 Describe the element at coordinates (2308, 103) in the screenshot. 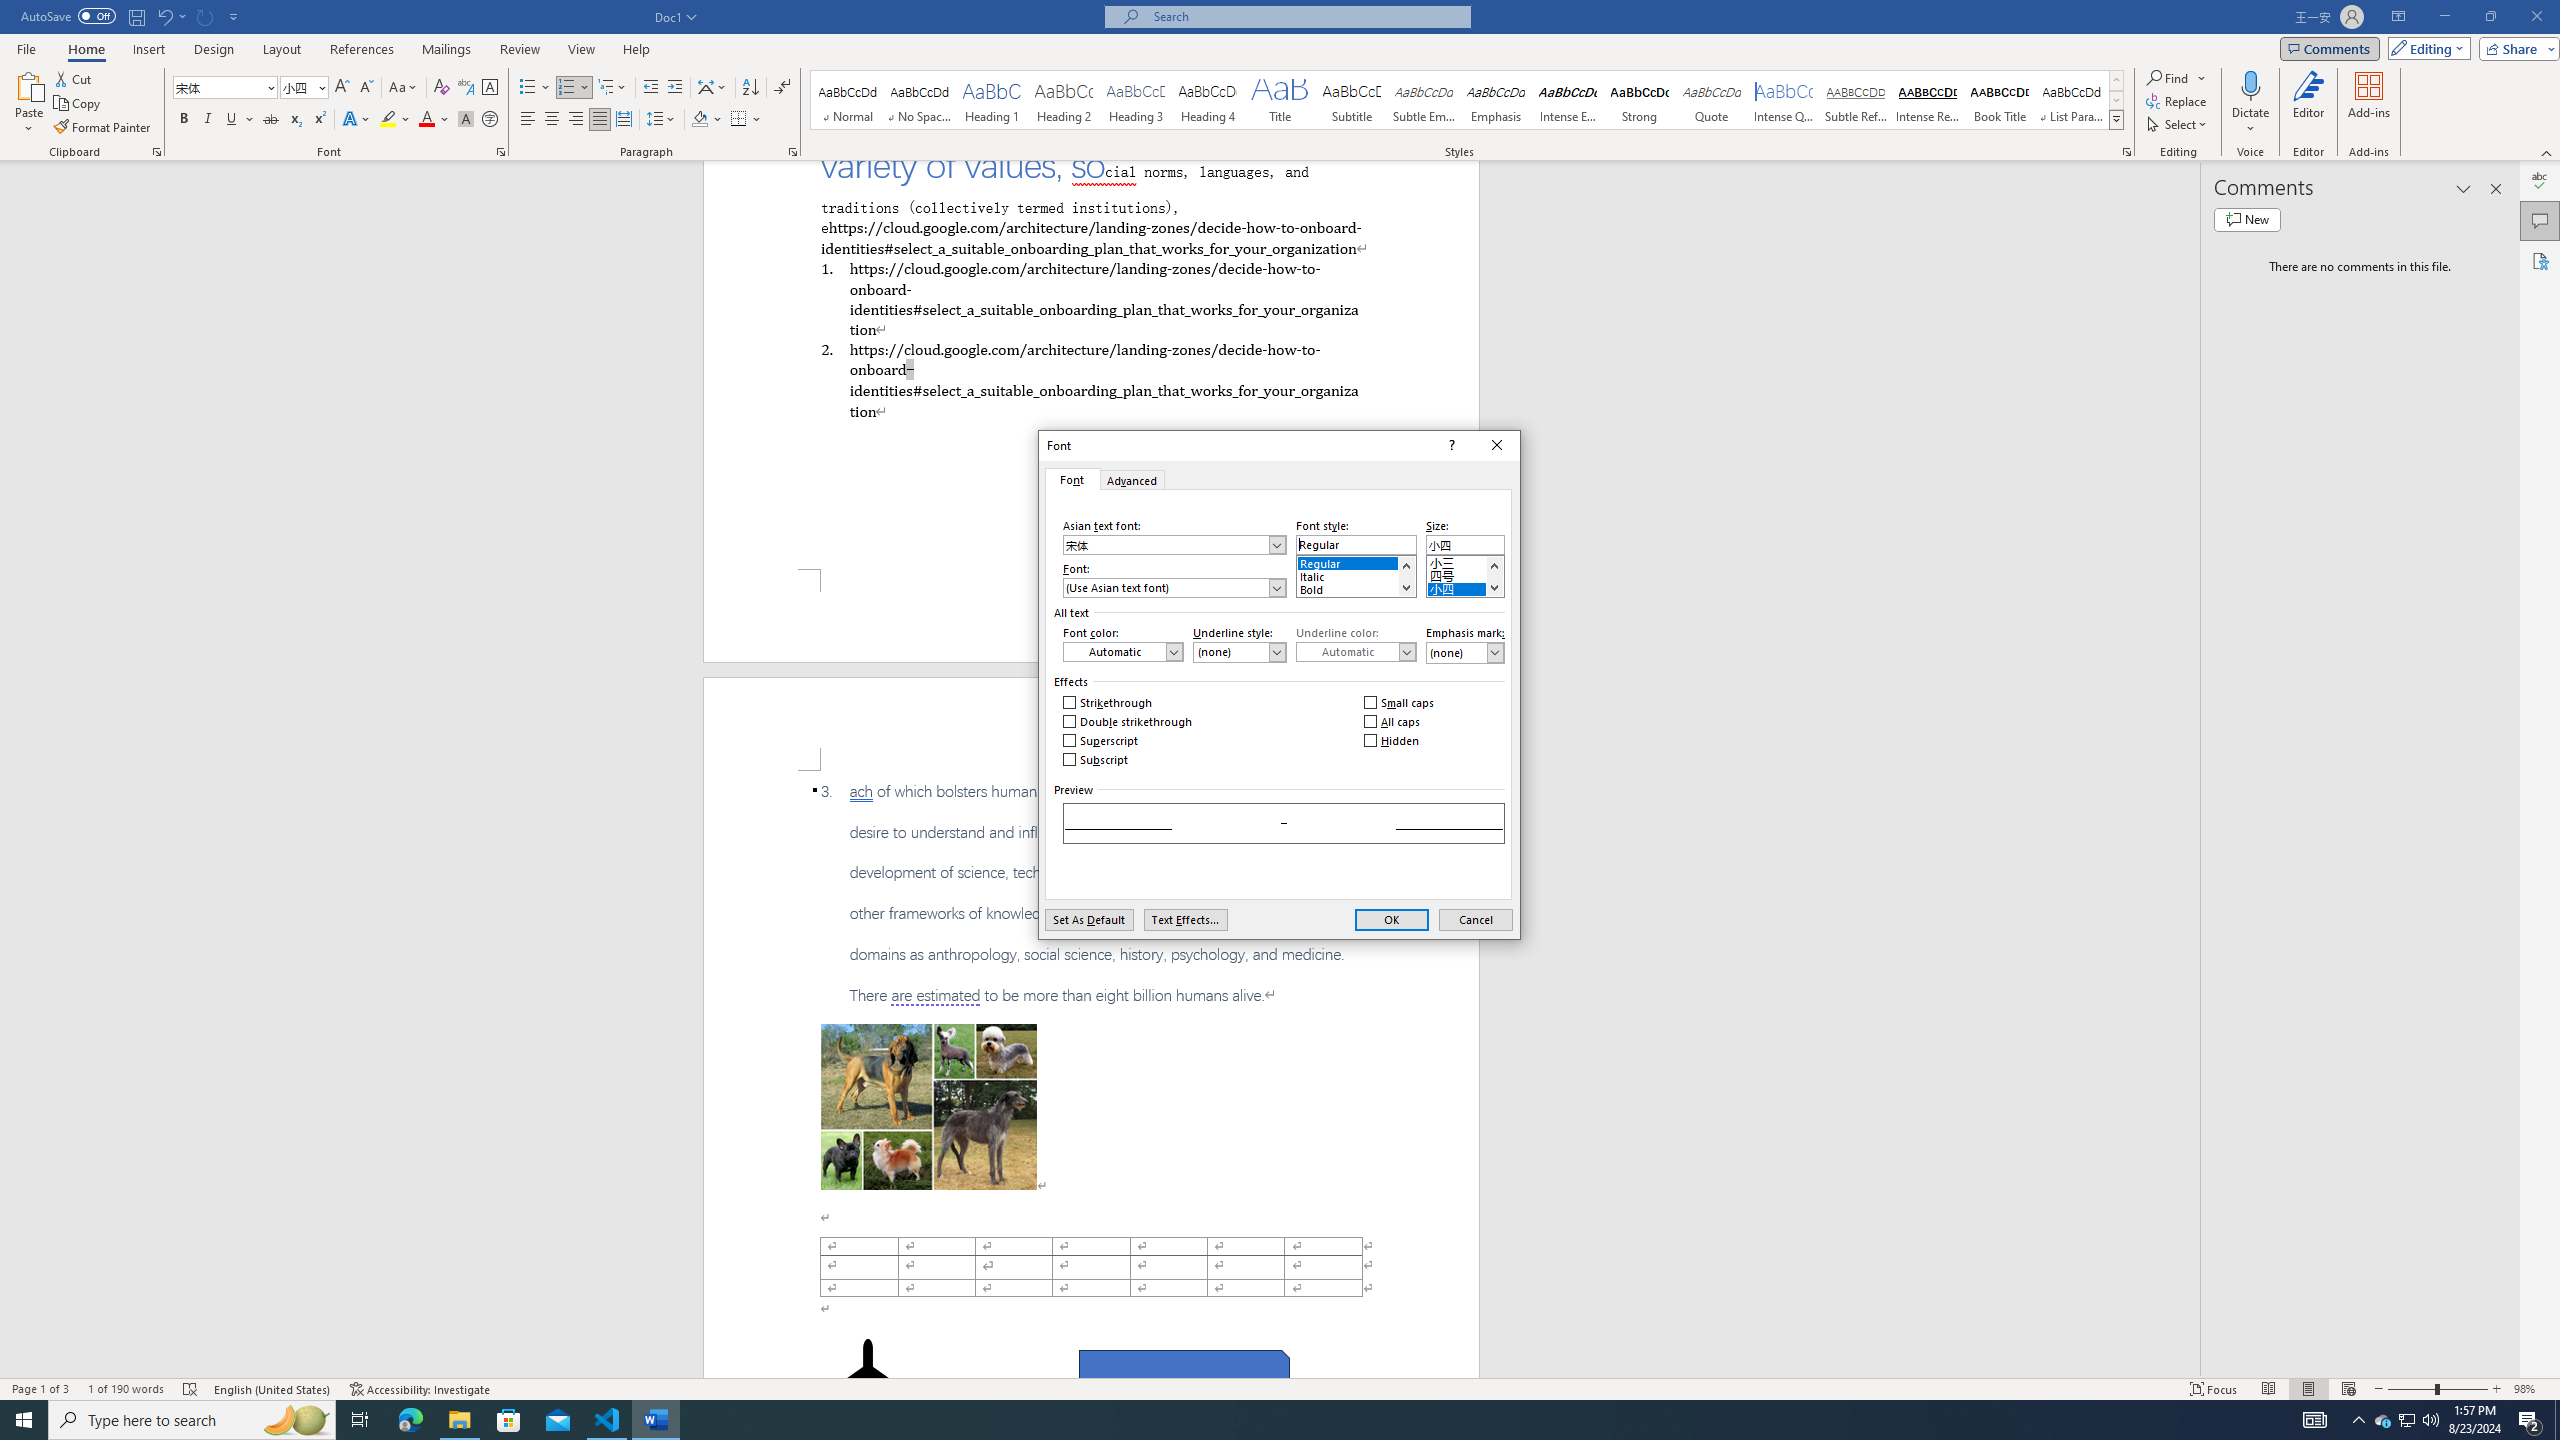

I see `'Editor'` at that location.